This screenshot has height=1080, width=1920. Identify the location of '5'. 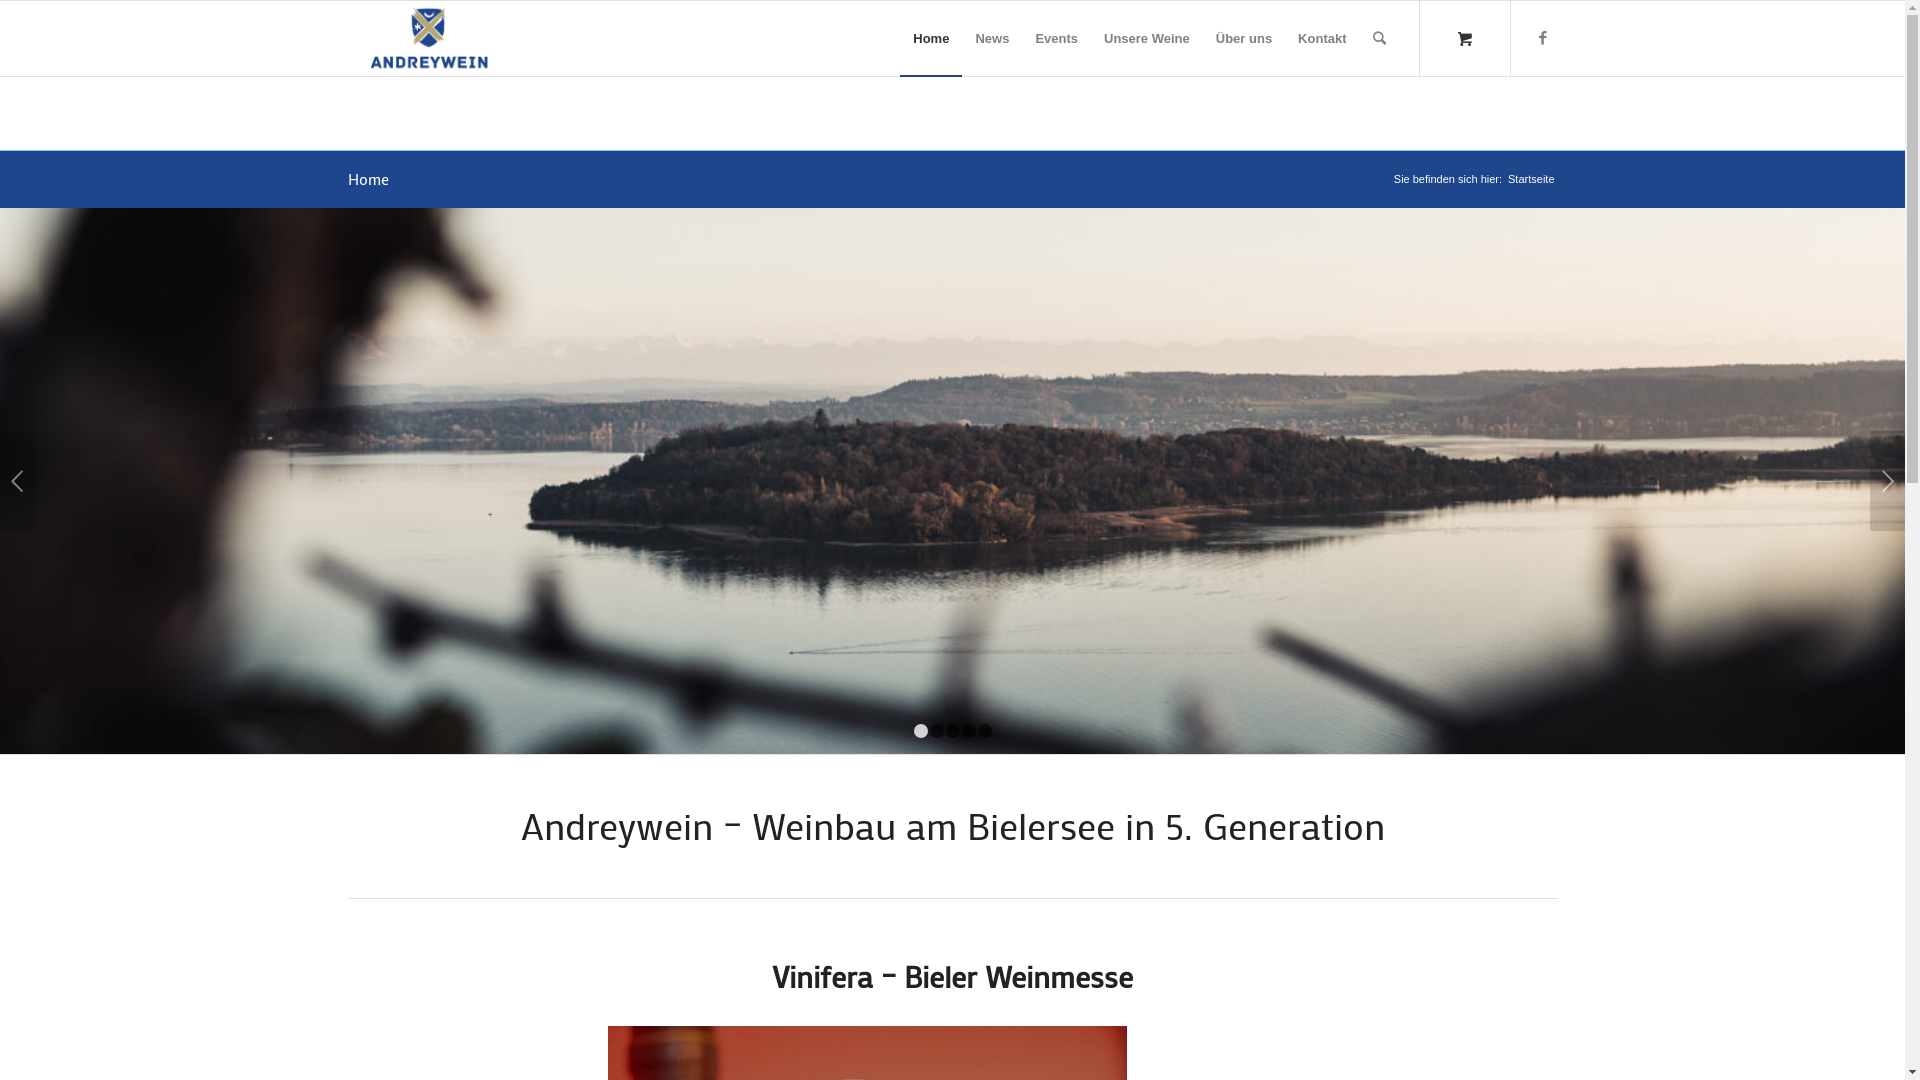
(984, 731).